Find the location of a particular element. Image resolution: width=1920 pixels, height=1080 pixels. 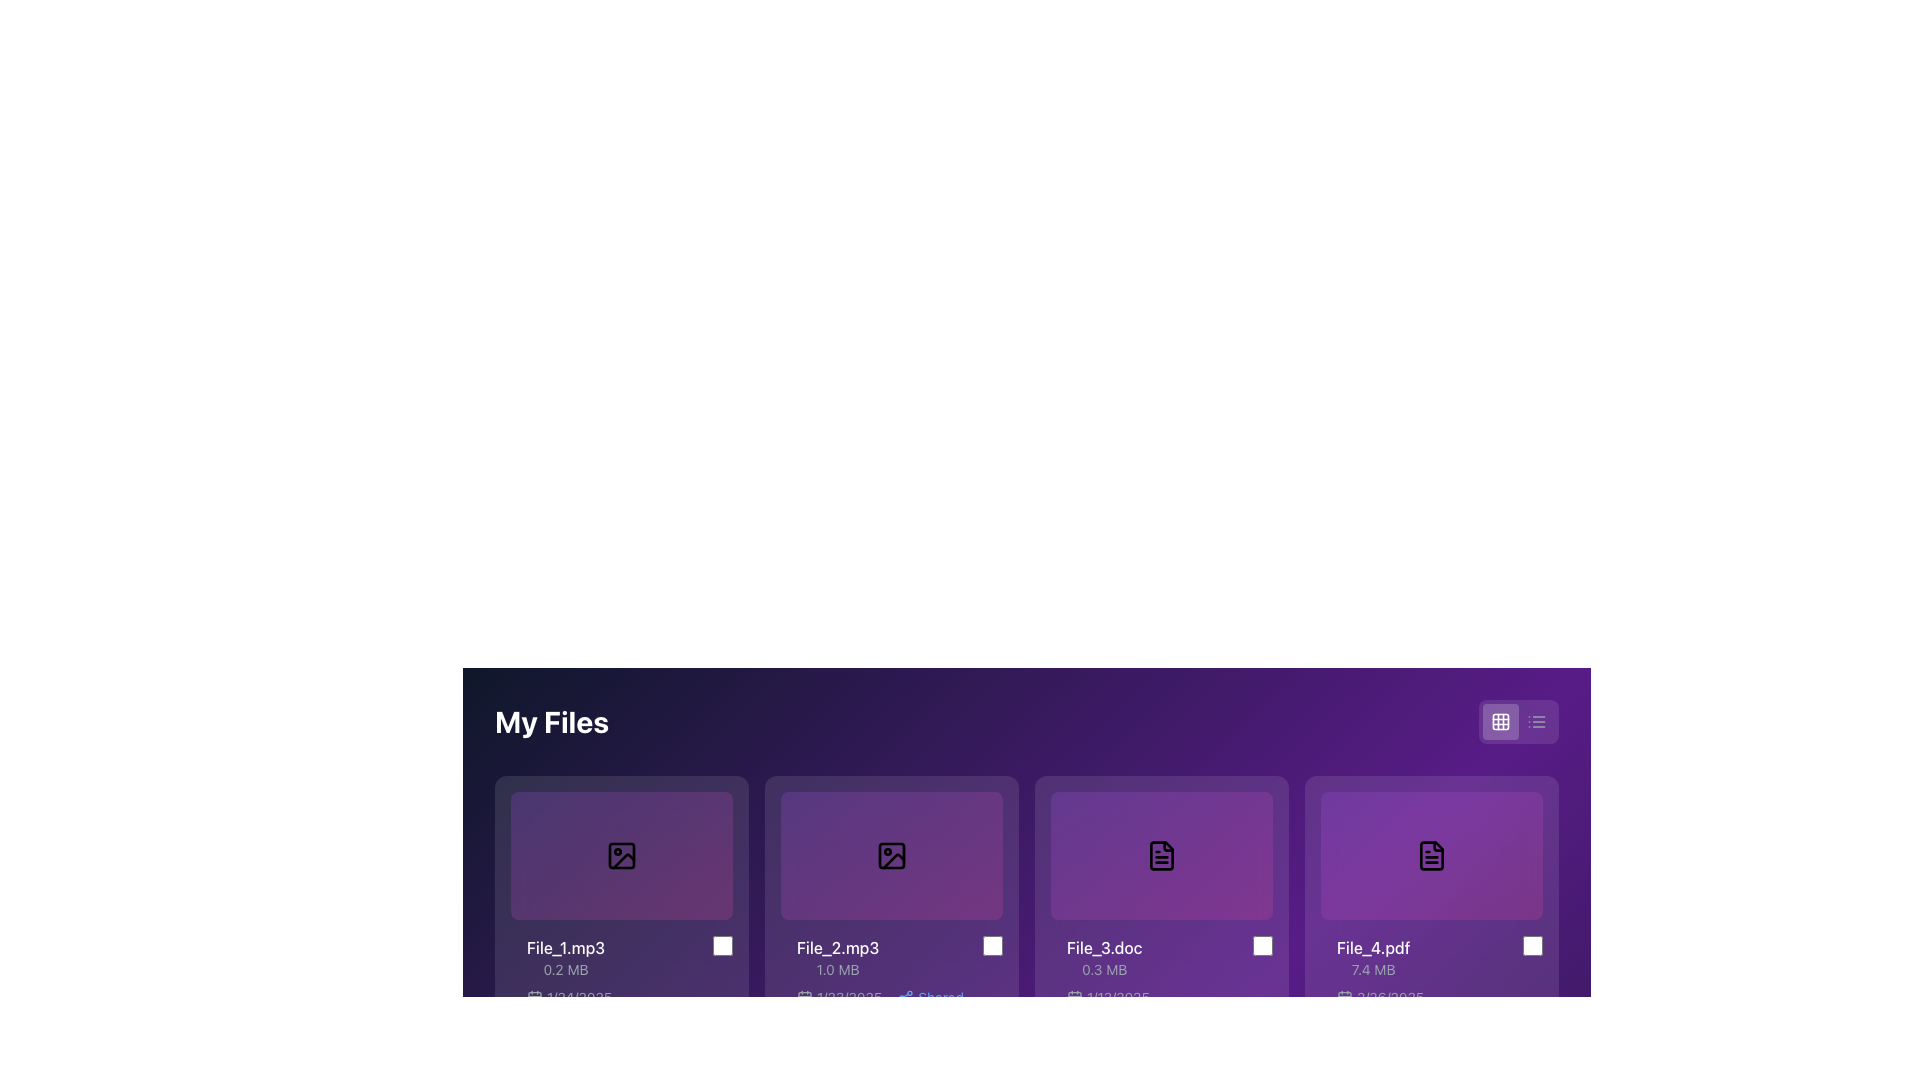

the top-left square of the grid icon, which is part of a structured grid interface and visually consistent with the flat design of the UI is located at coordinates (1501, 721).